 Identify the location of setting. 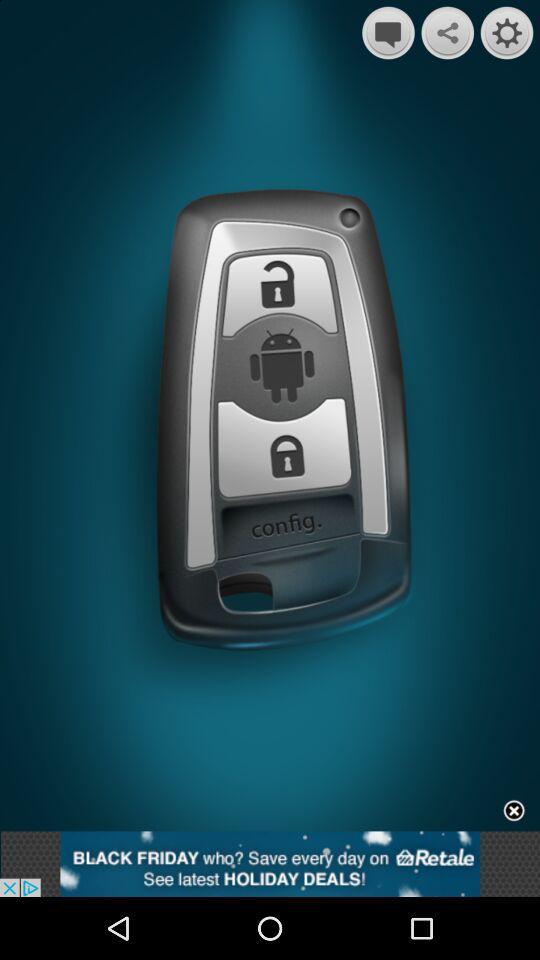
(507, 32).